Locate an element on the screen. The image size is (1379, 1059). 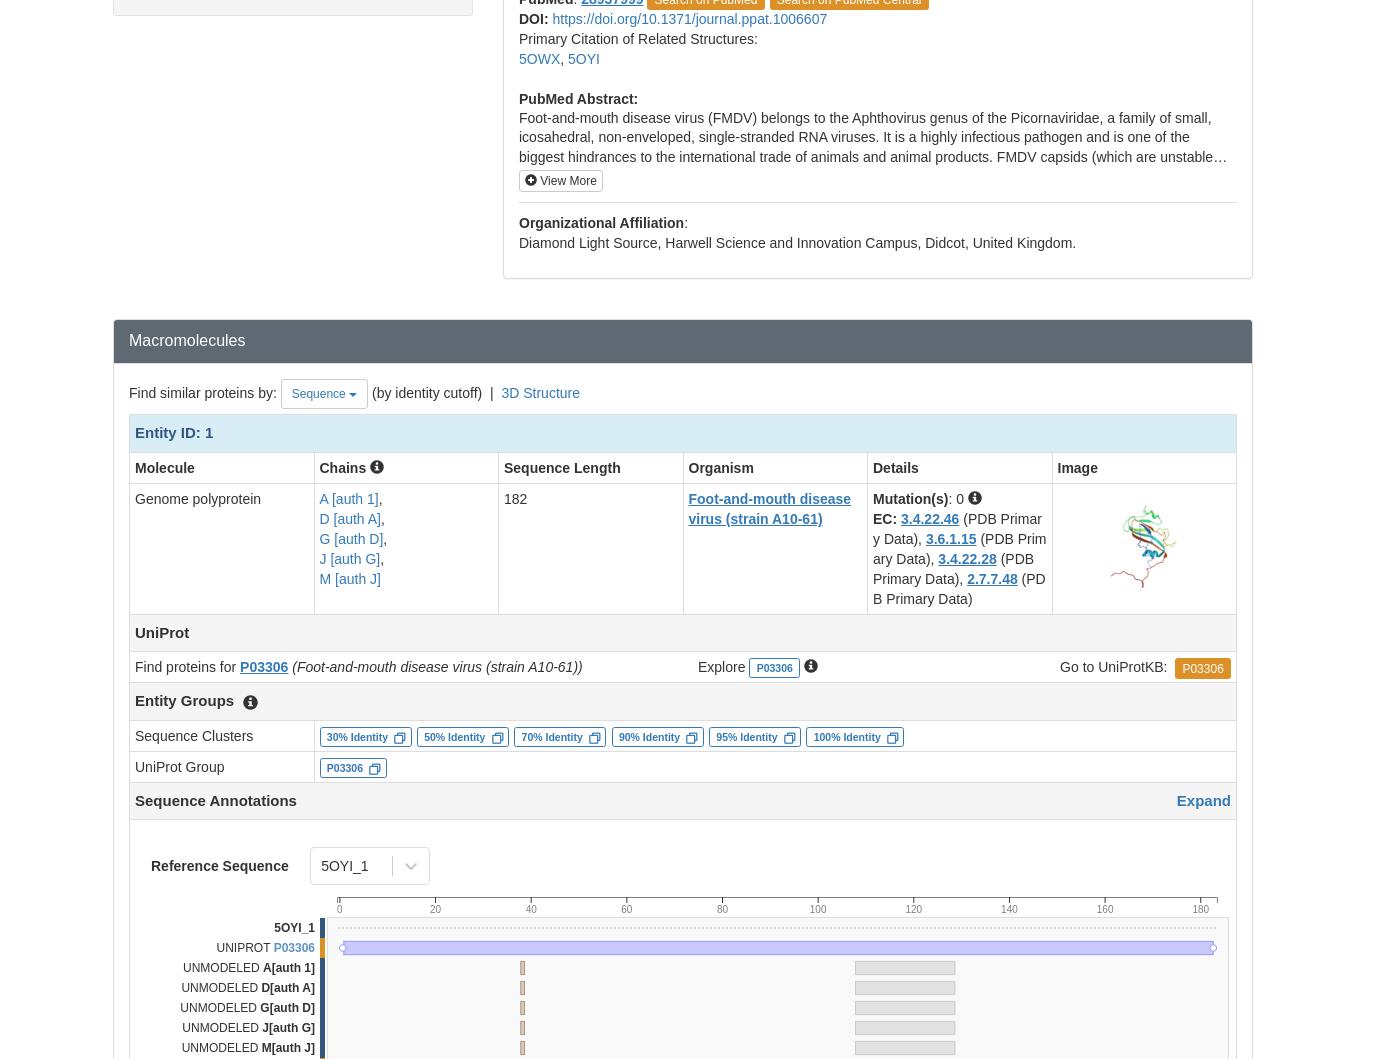
'20' is located at coordinates (433, 909).